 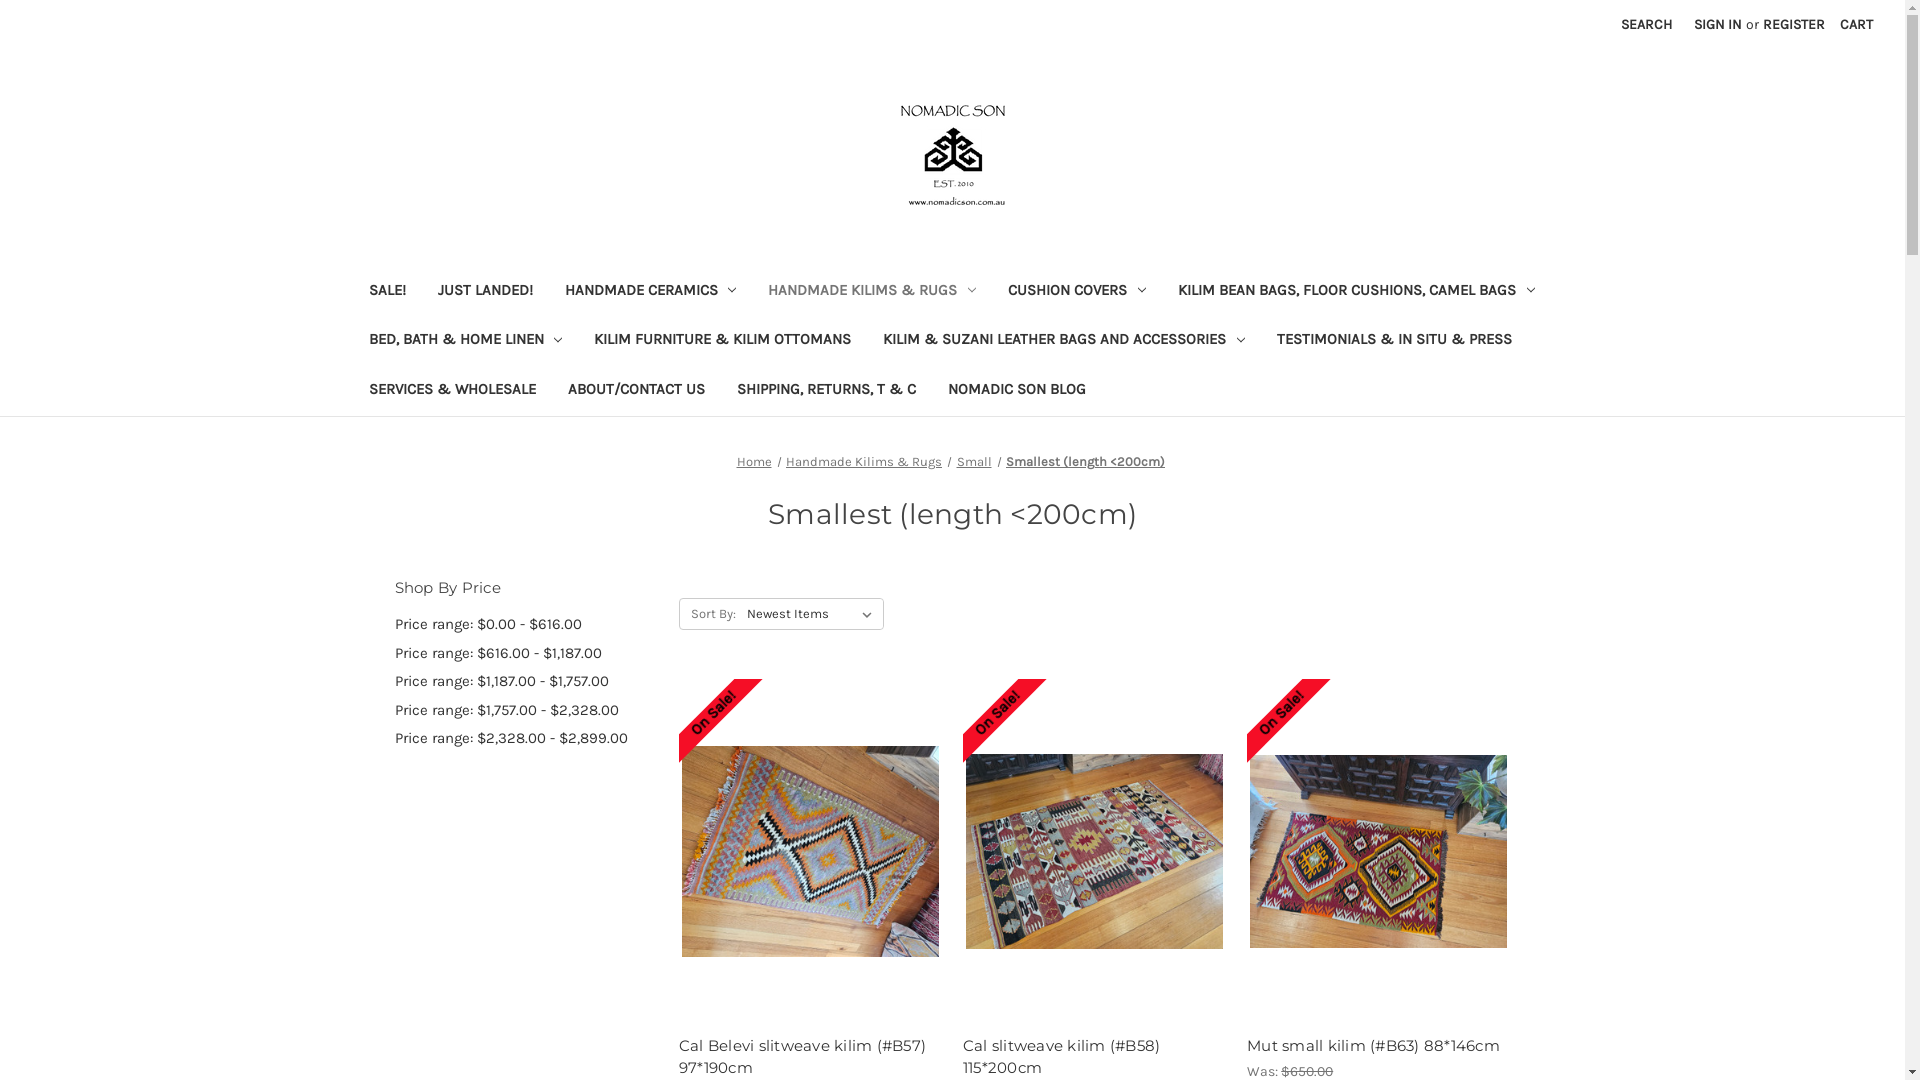 What do you see at coordinates (1063, 340) in the screenshot?
I see `'KILIM & SUZANI LEATHER BAGS AND ACCESSORIES'` at bounding box center [1063, 340].